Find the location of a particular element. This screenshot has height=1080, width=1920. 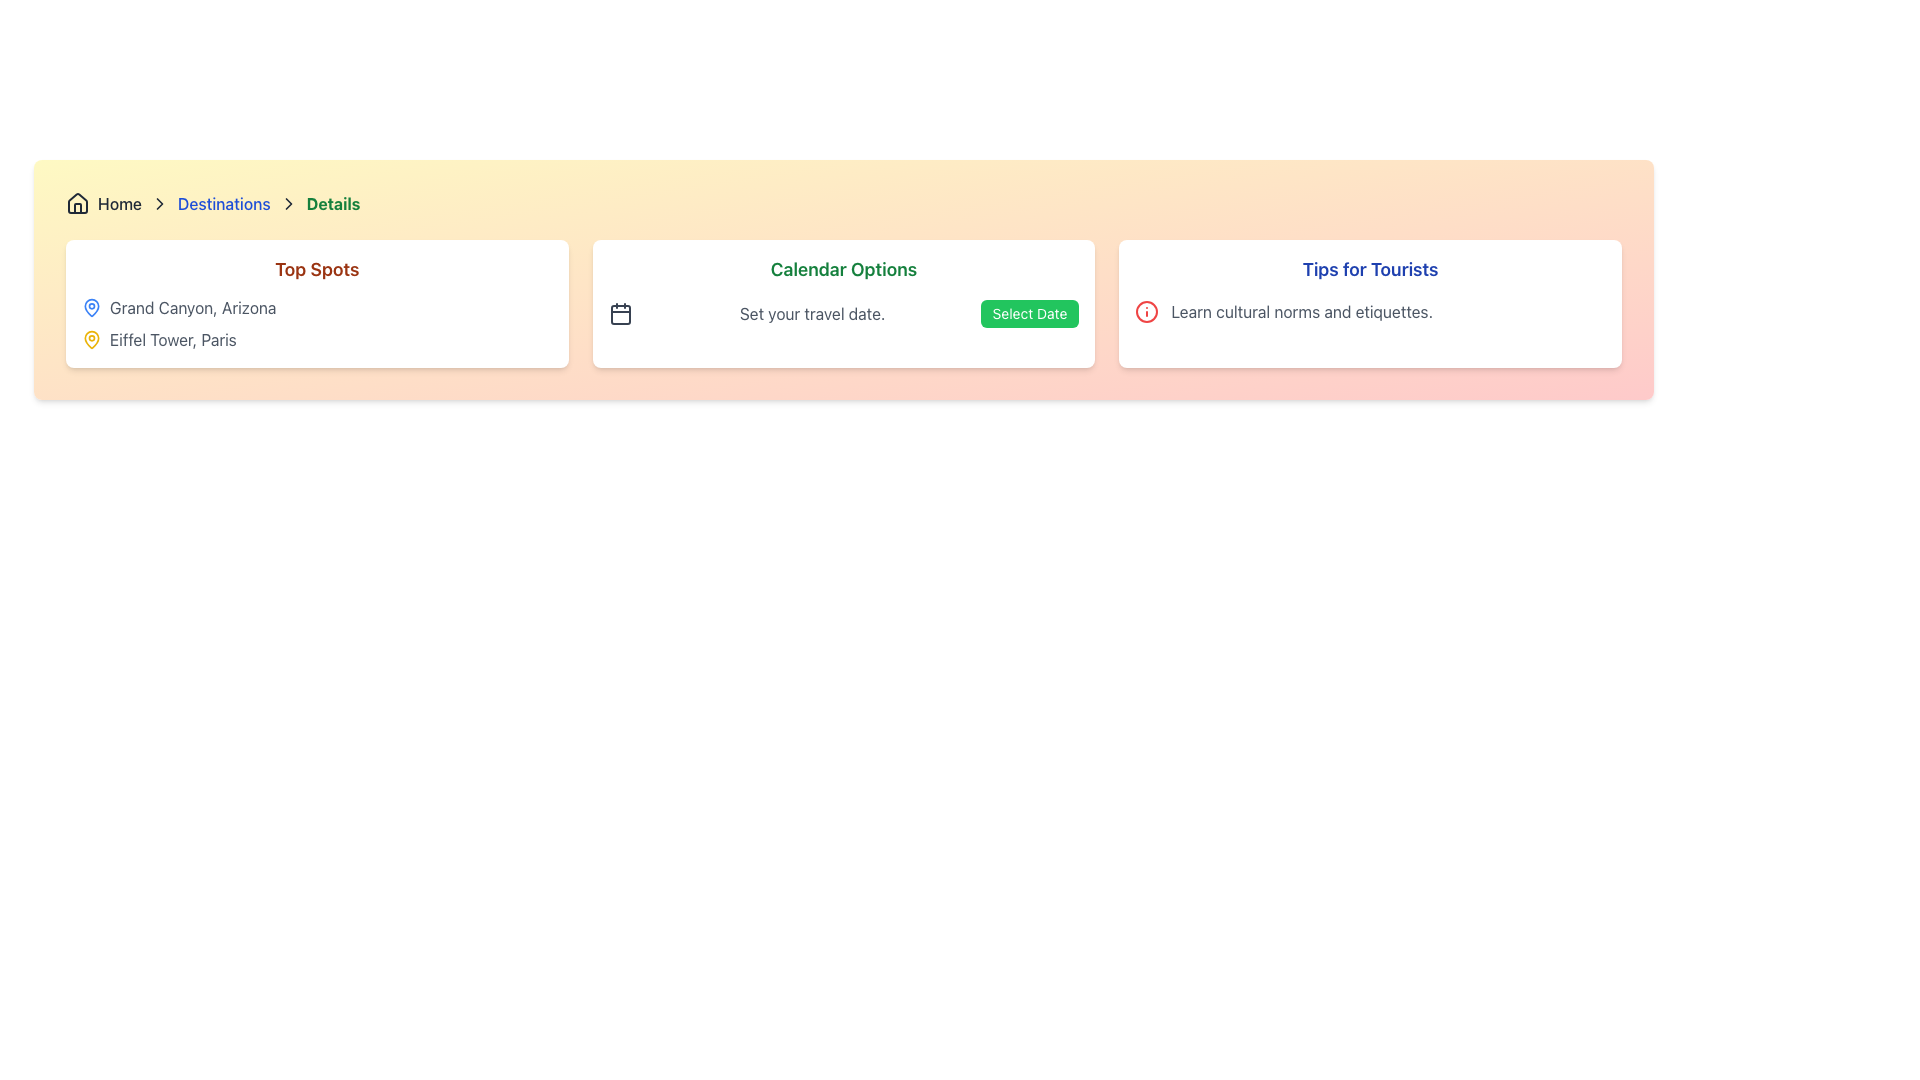

the text segment 'Learn cultural norms and etiquettes.' with an accompanying red information icon, located in the lower section of the 'Tips for Tourists' card is located at coordinates (1369, 312).